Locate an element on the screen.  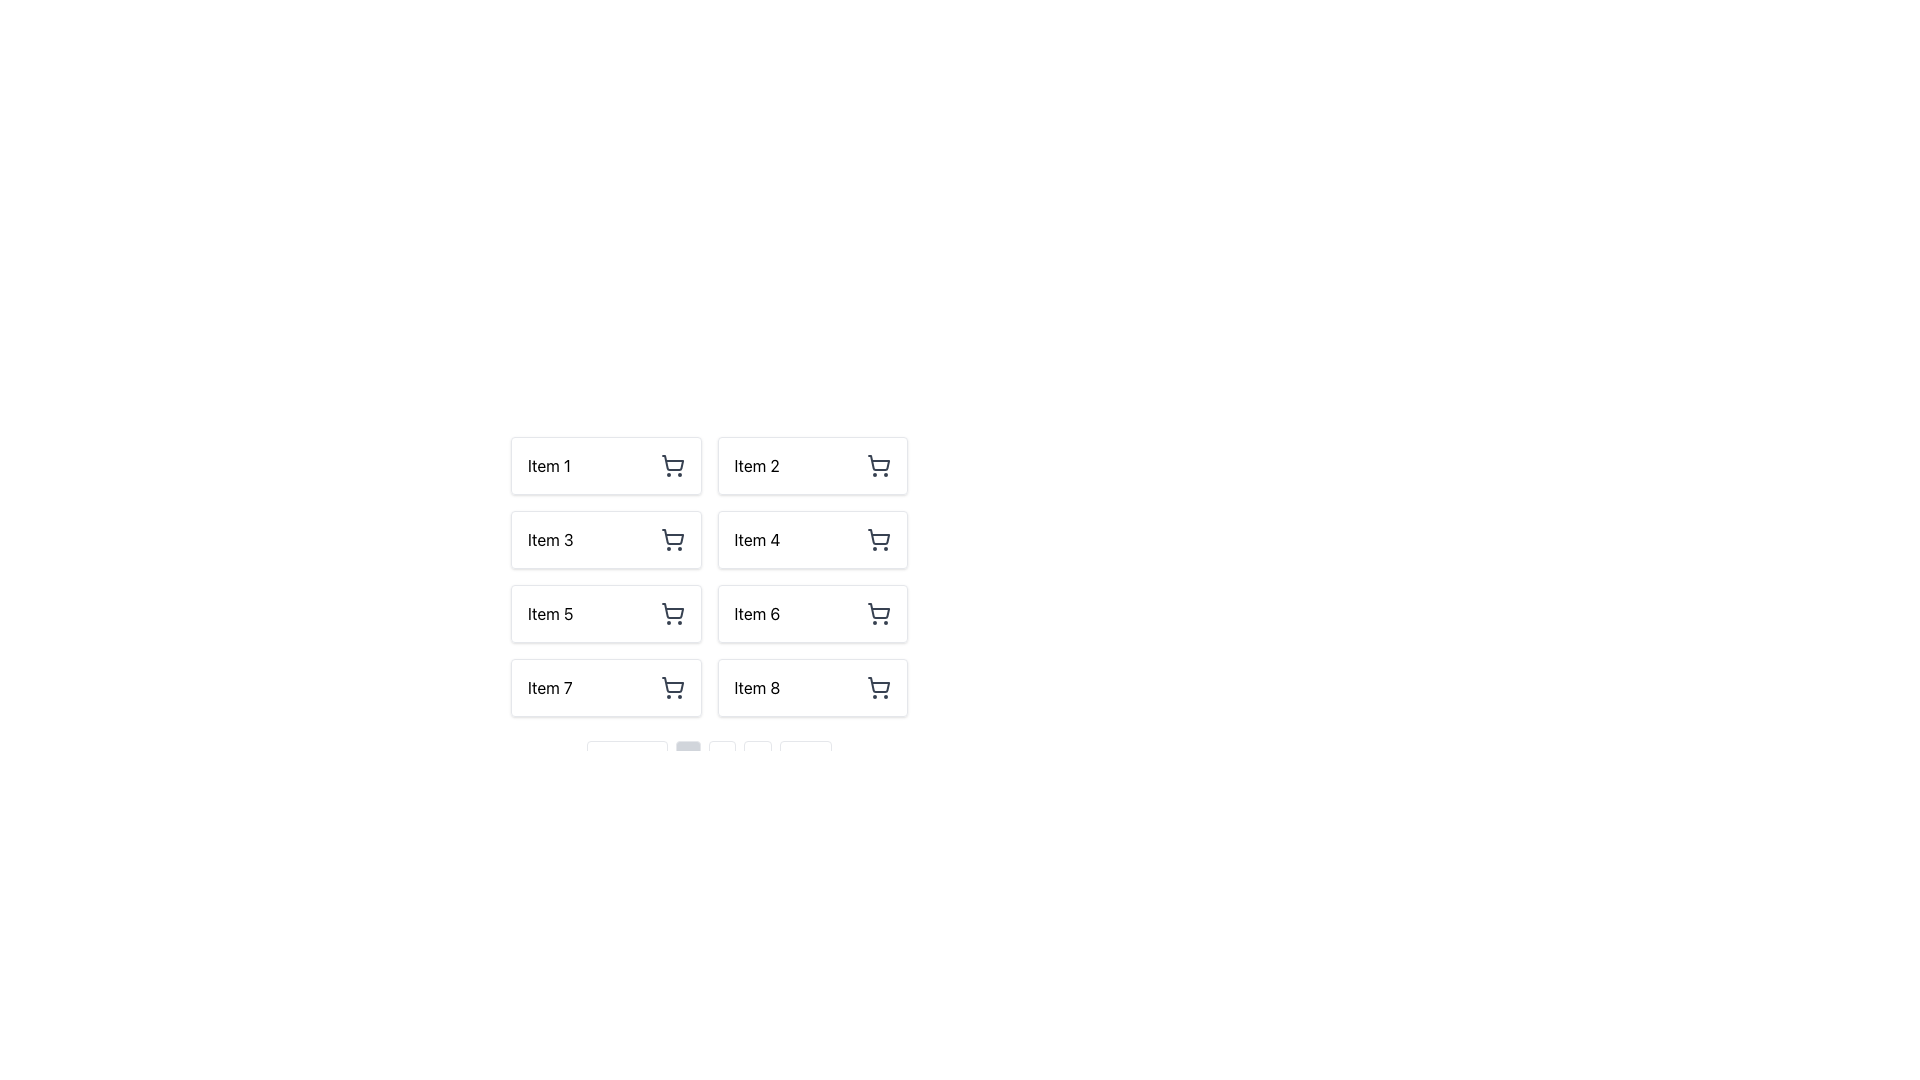
the text label displaying 'Item 1' which is aligned to the left in a card layout, positioned beside a shopping cart icon is located at coordinates (549, 466).